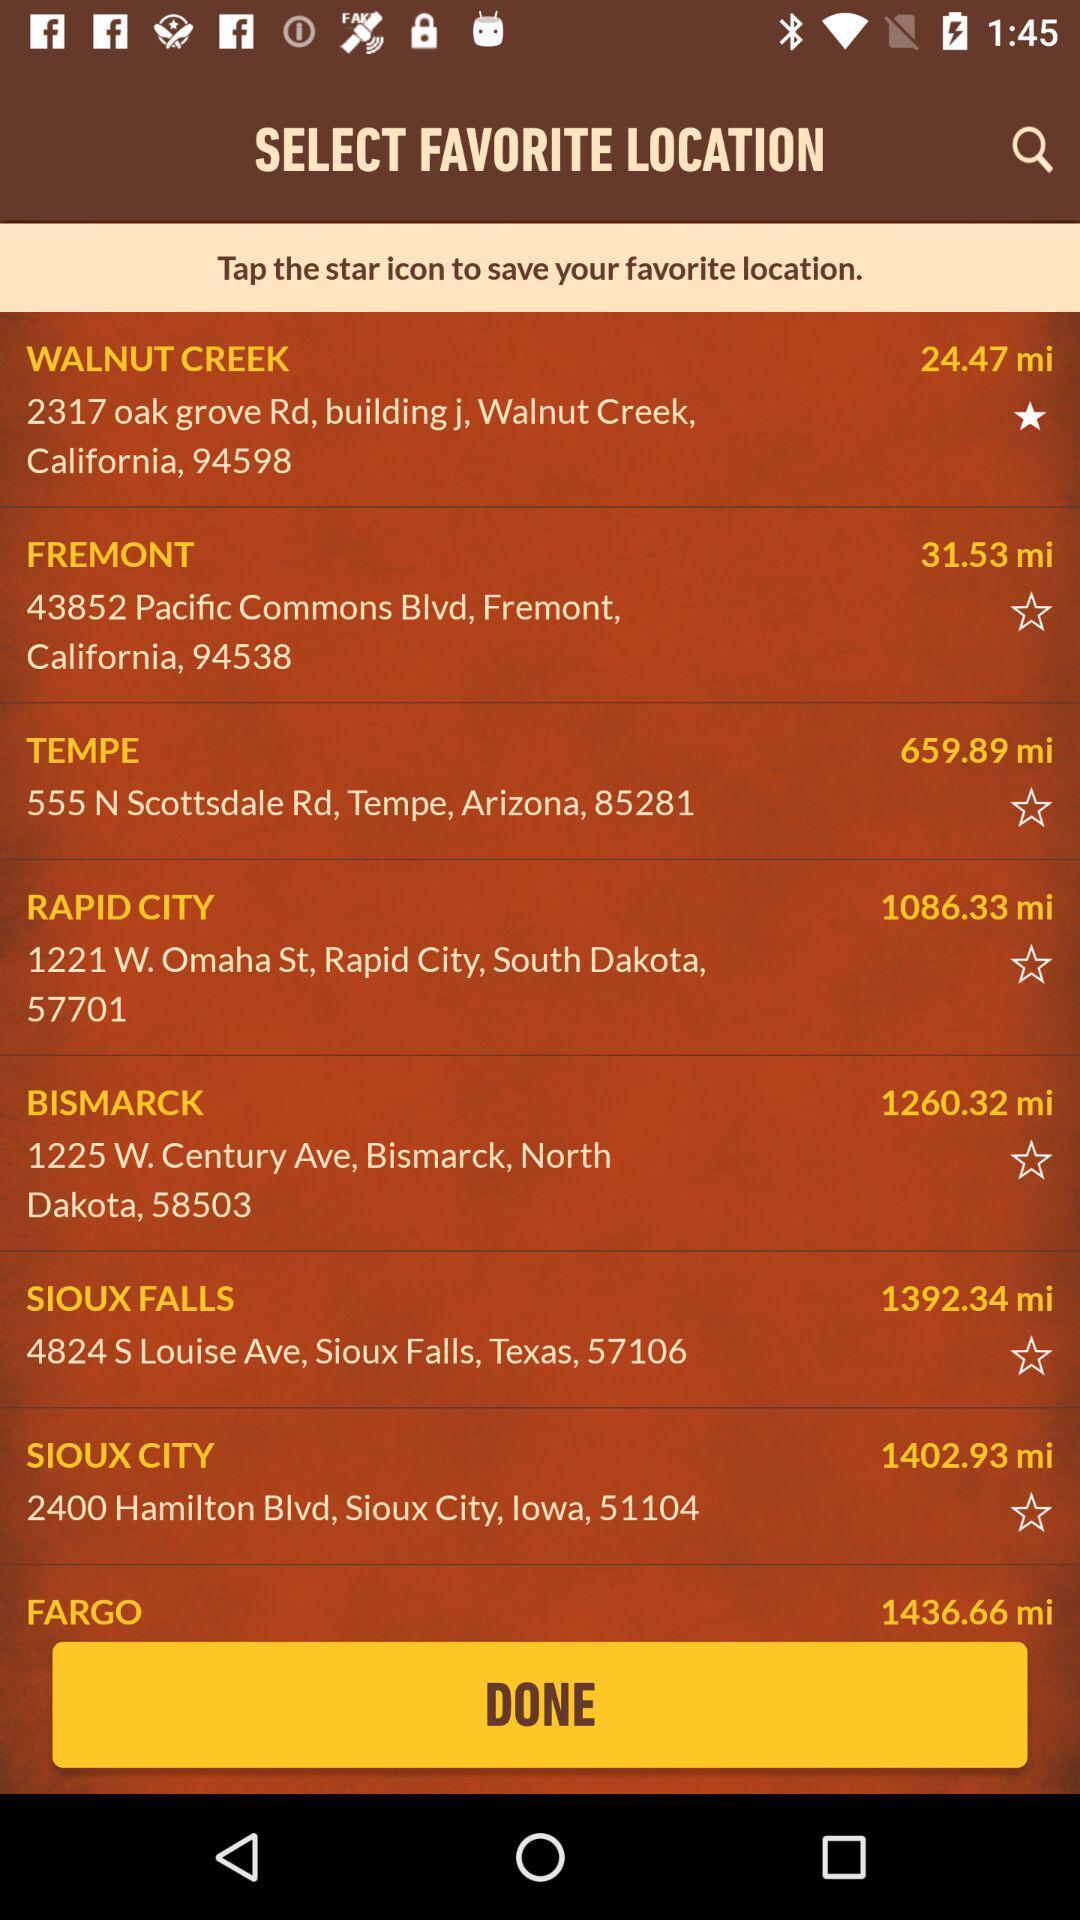  I want to click on the done icon, so click(540, 1703).